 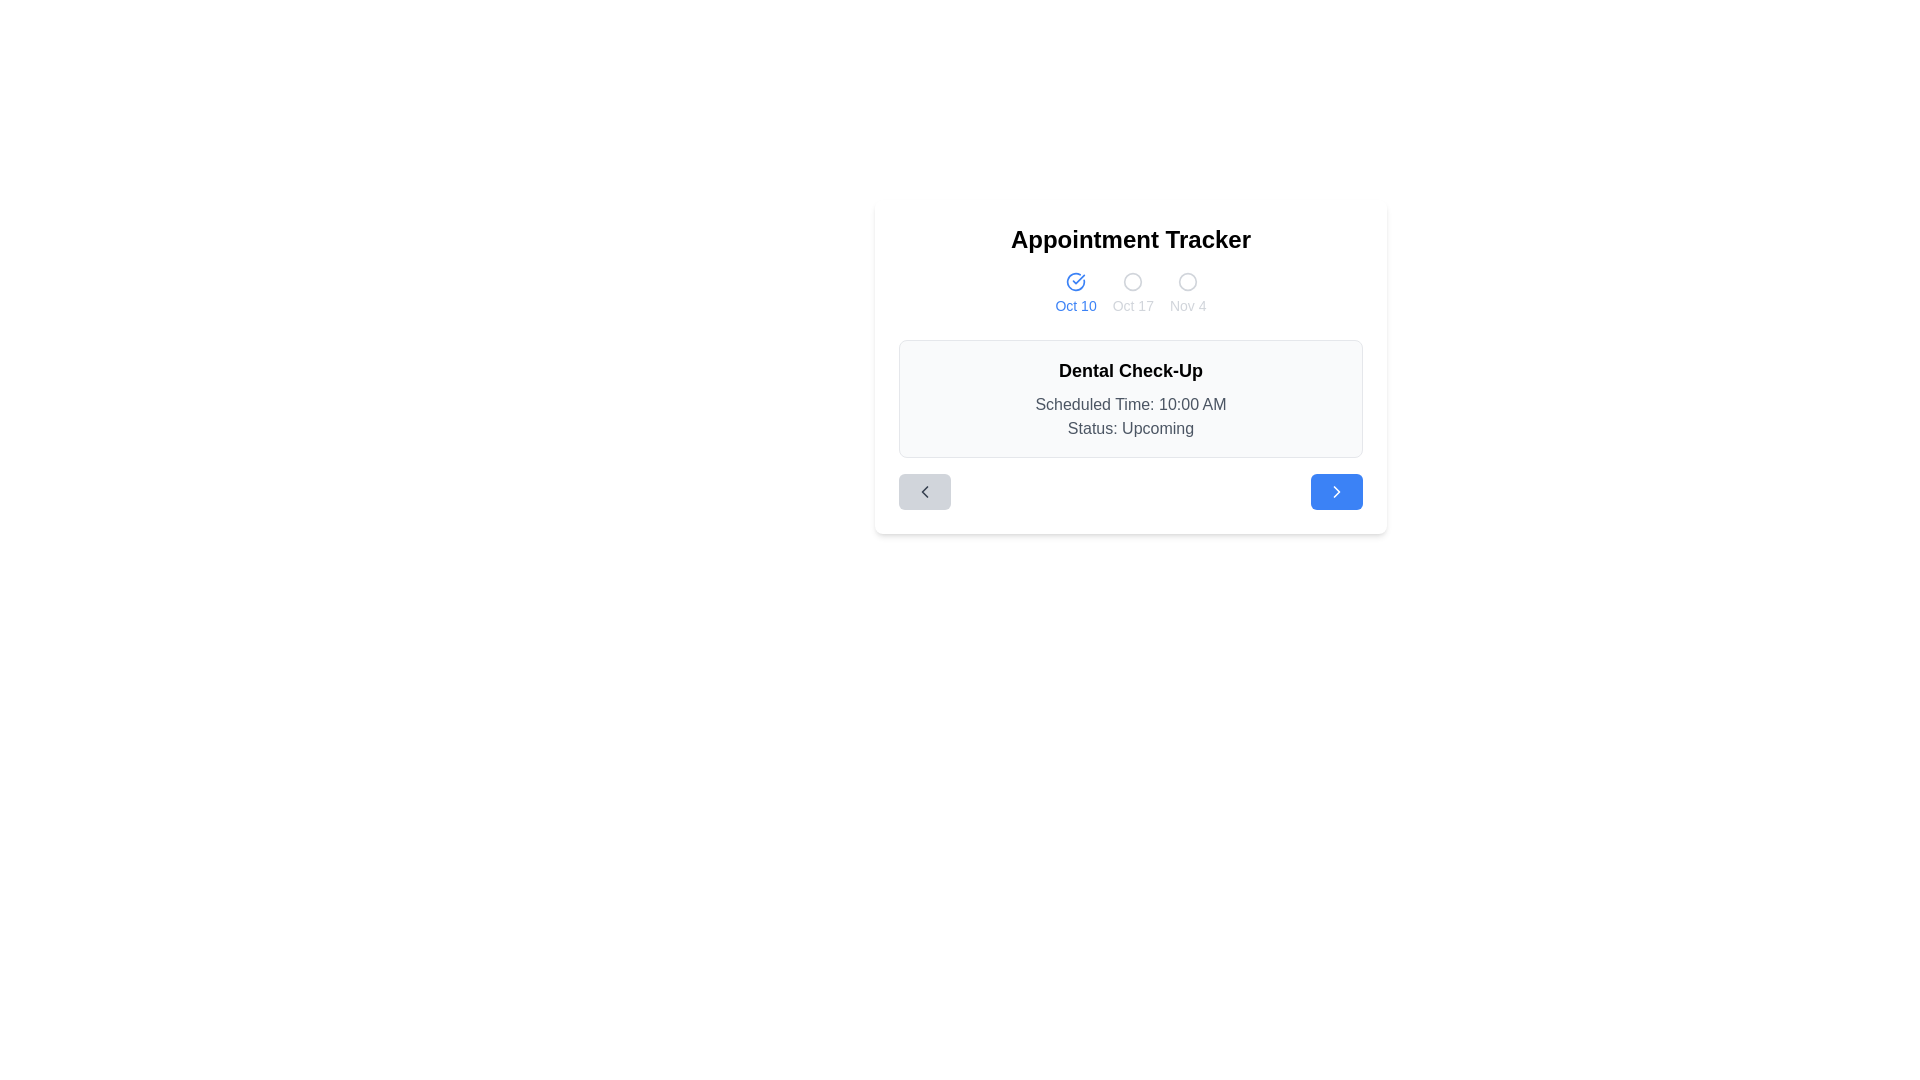 What do you see at coordinates (1131, 366) in the screenshot?
I see `text displayed within the 'Appointment Tracker' card, which includes the event titled 'Dental Check-Up', the scheduled time '10:00 AM', and the status 'Upcoming'` at bounding box center [1131, 366].